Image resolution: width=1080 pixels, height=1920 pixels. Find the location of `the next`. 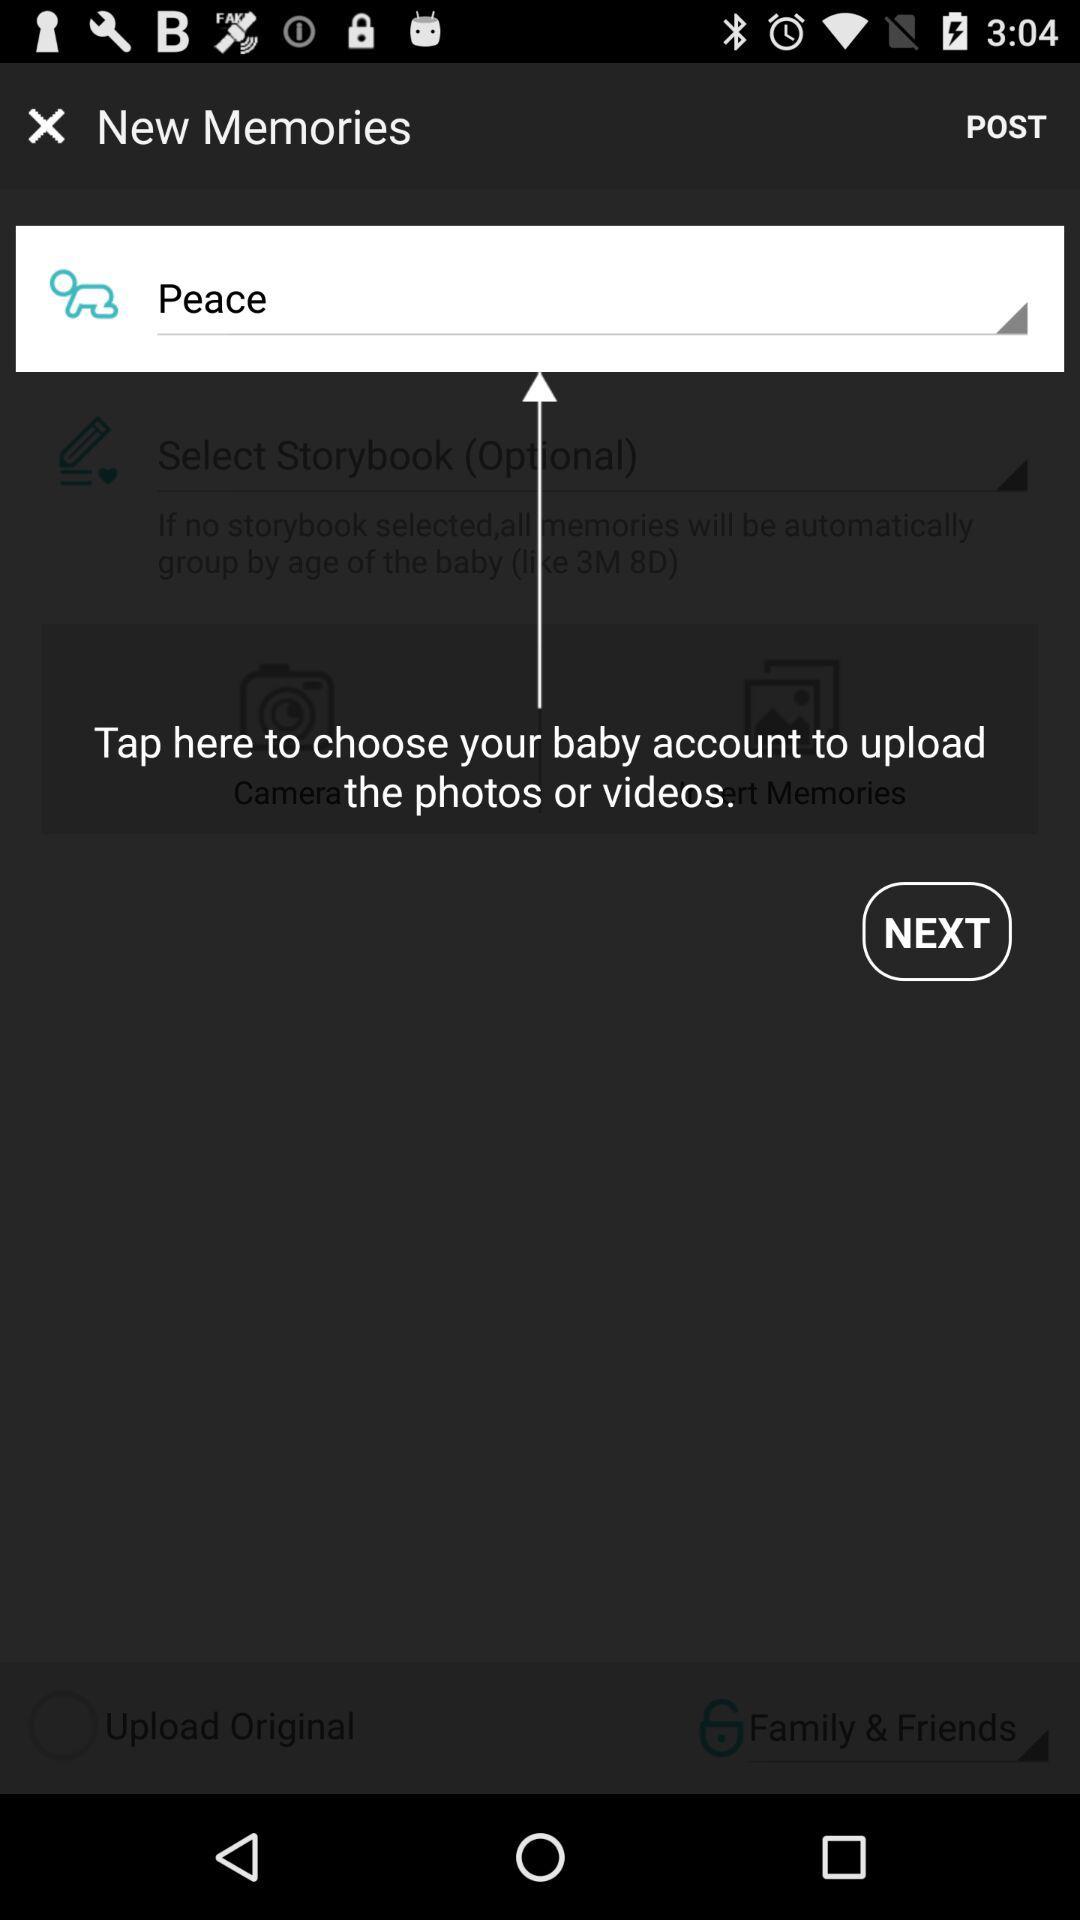

the next is located at coordinates (937, 930).